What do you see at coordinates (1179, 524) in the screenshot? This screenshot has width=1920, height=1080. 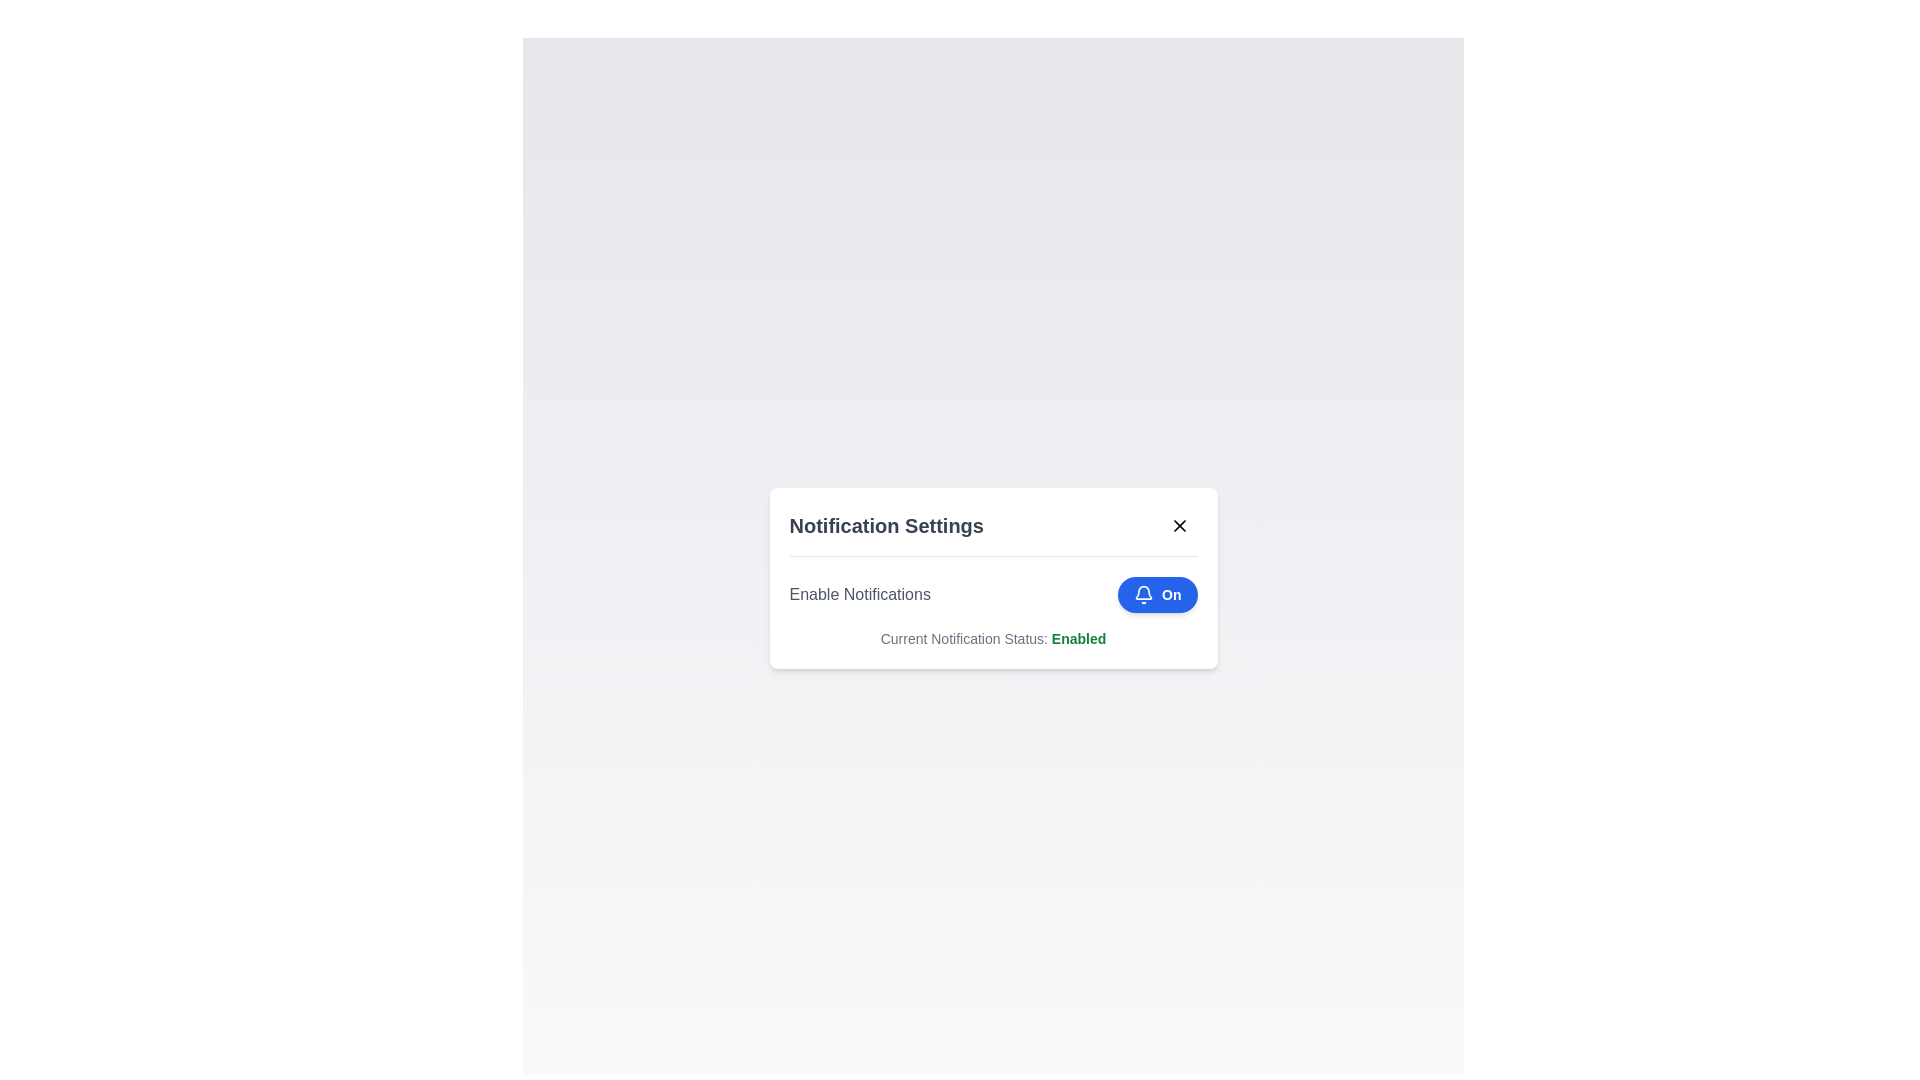 I see `the circular button with an 'X' icon for closing notifications to observe the hover effect that changes its background color to light gray` at bounding box center [1179, 524].